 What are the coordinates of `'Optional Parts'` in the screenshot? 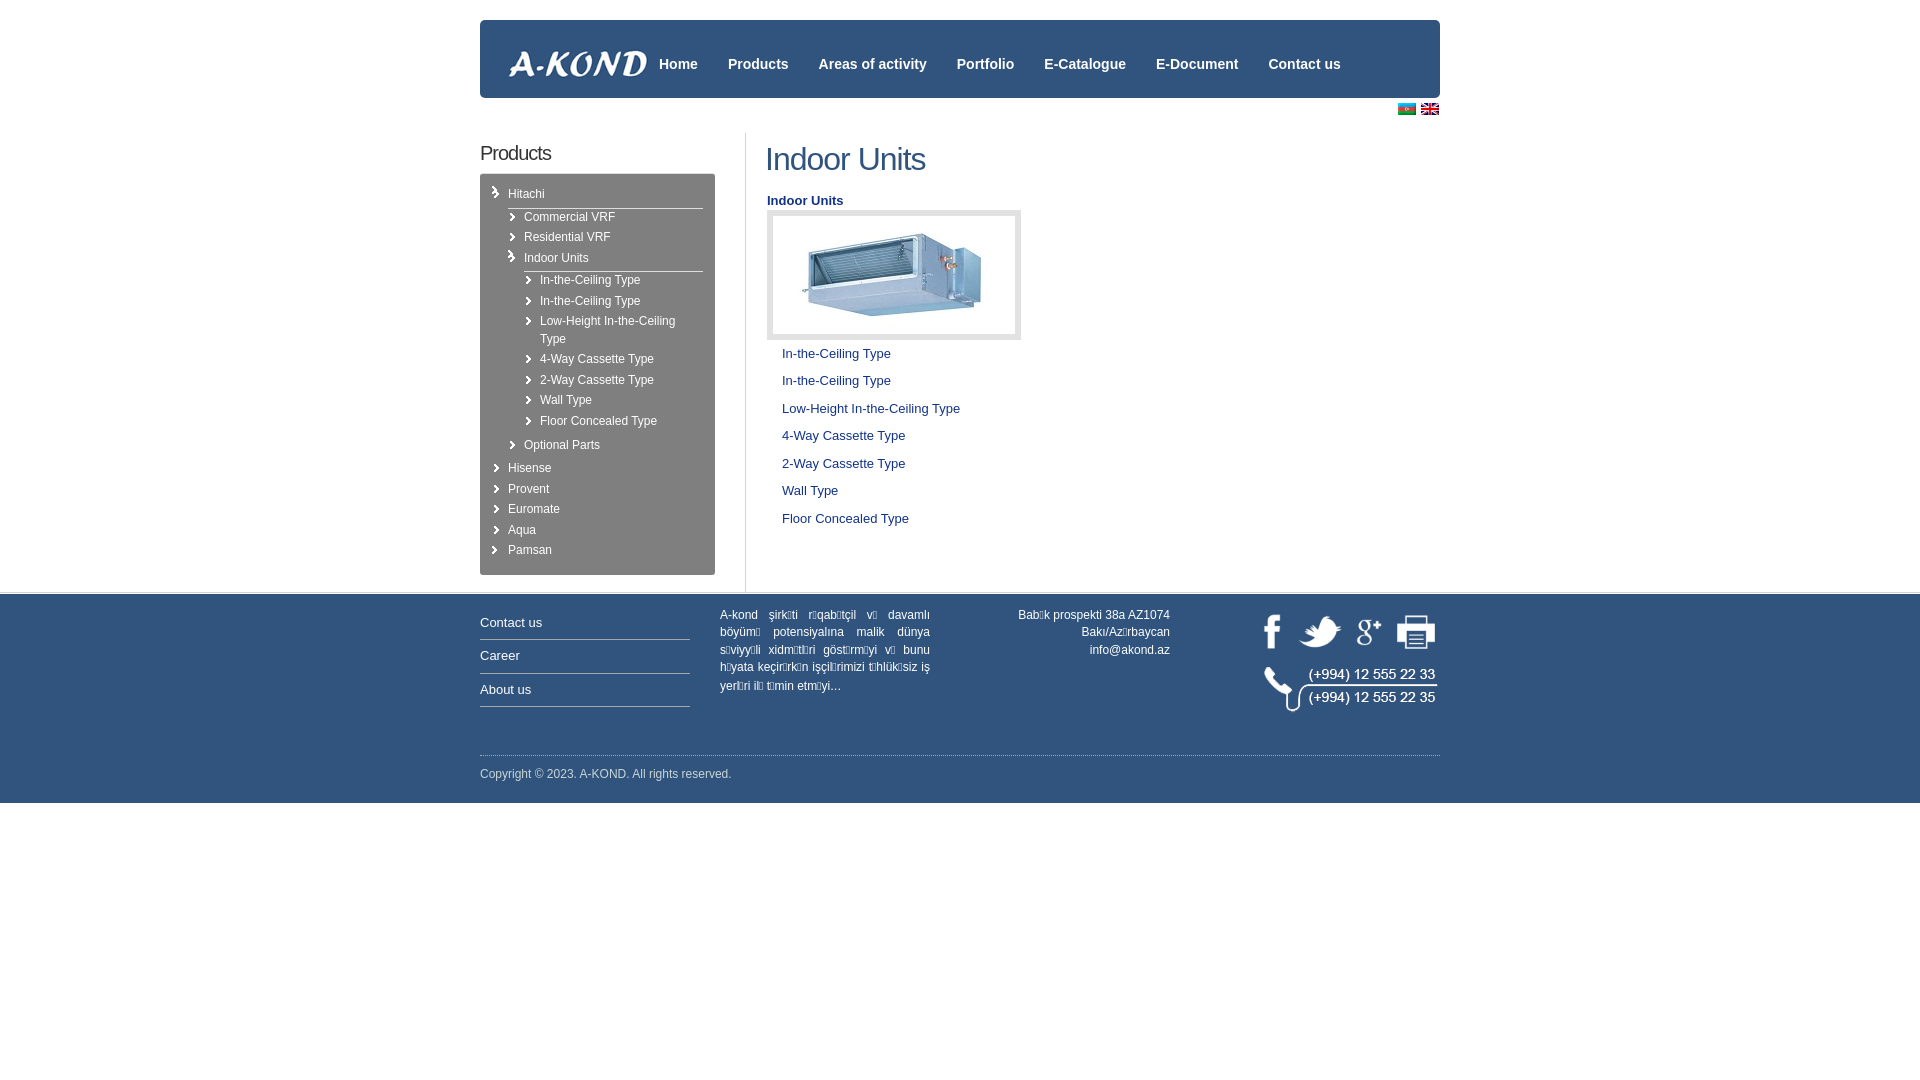 It's located at (523, 443).